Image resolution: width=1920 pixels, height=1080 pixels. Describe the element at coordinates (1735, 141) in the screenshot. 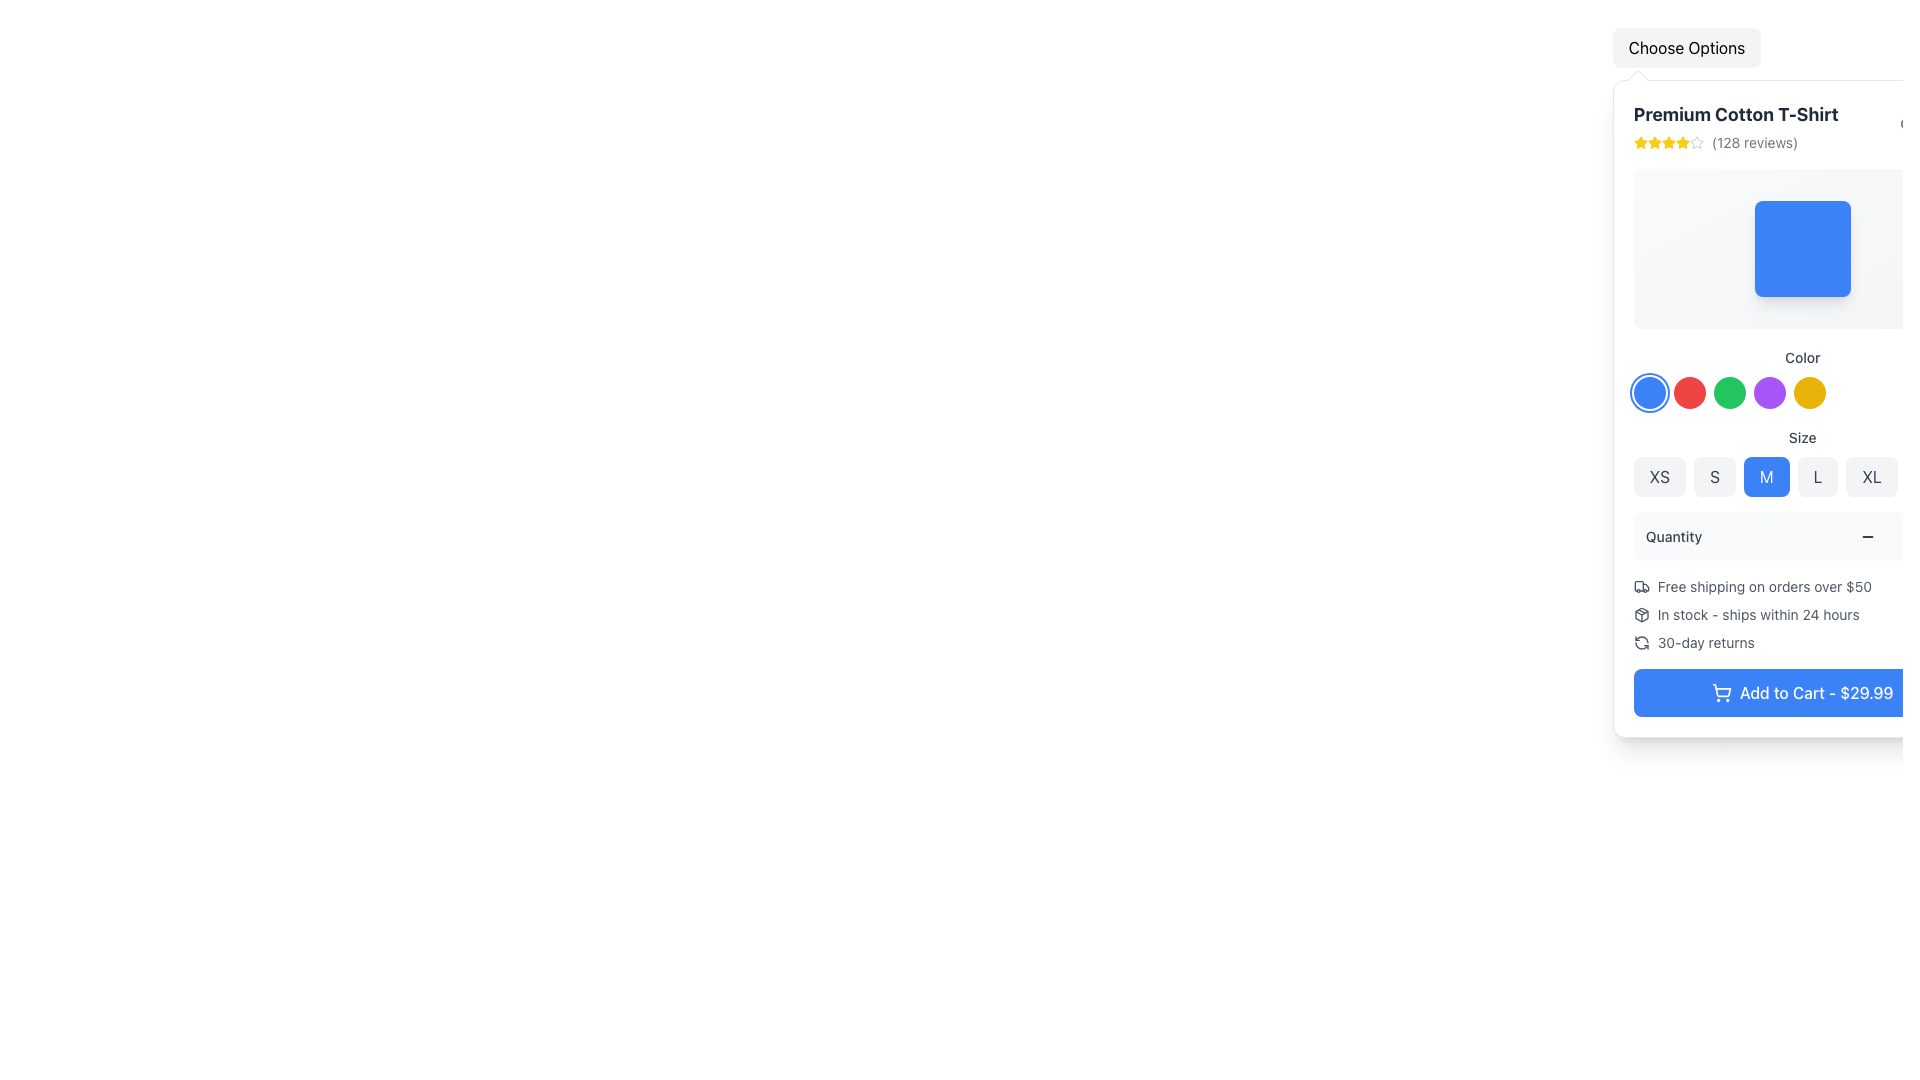

I see `the text label displaying '(128 reviews)' which is styled in gray and located under the title 'Premium Cotton T-Shirt'` at that location.